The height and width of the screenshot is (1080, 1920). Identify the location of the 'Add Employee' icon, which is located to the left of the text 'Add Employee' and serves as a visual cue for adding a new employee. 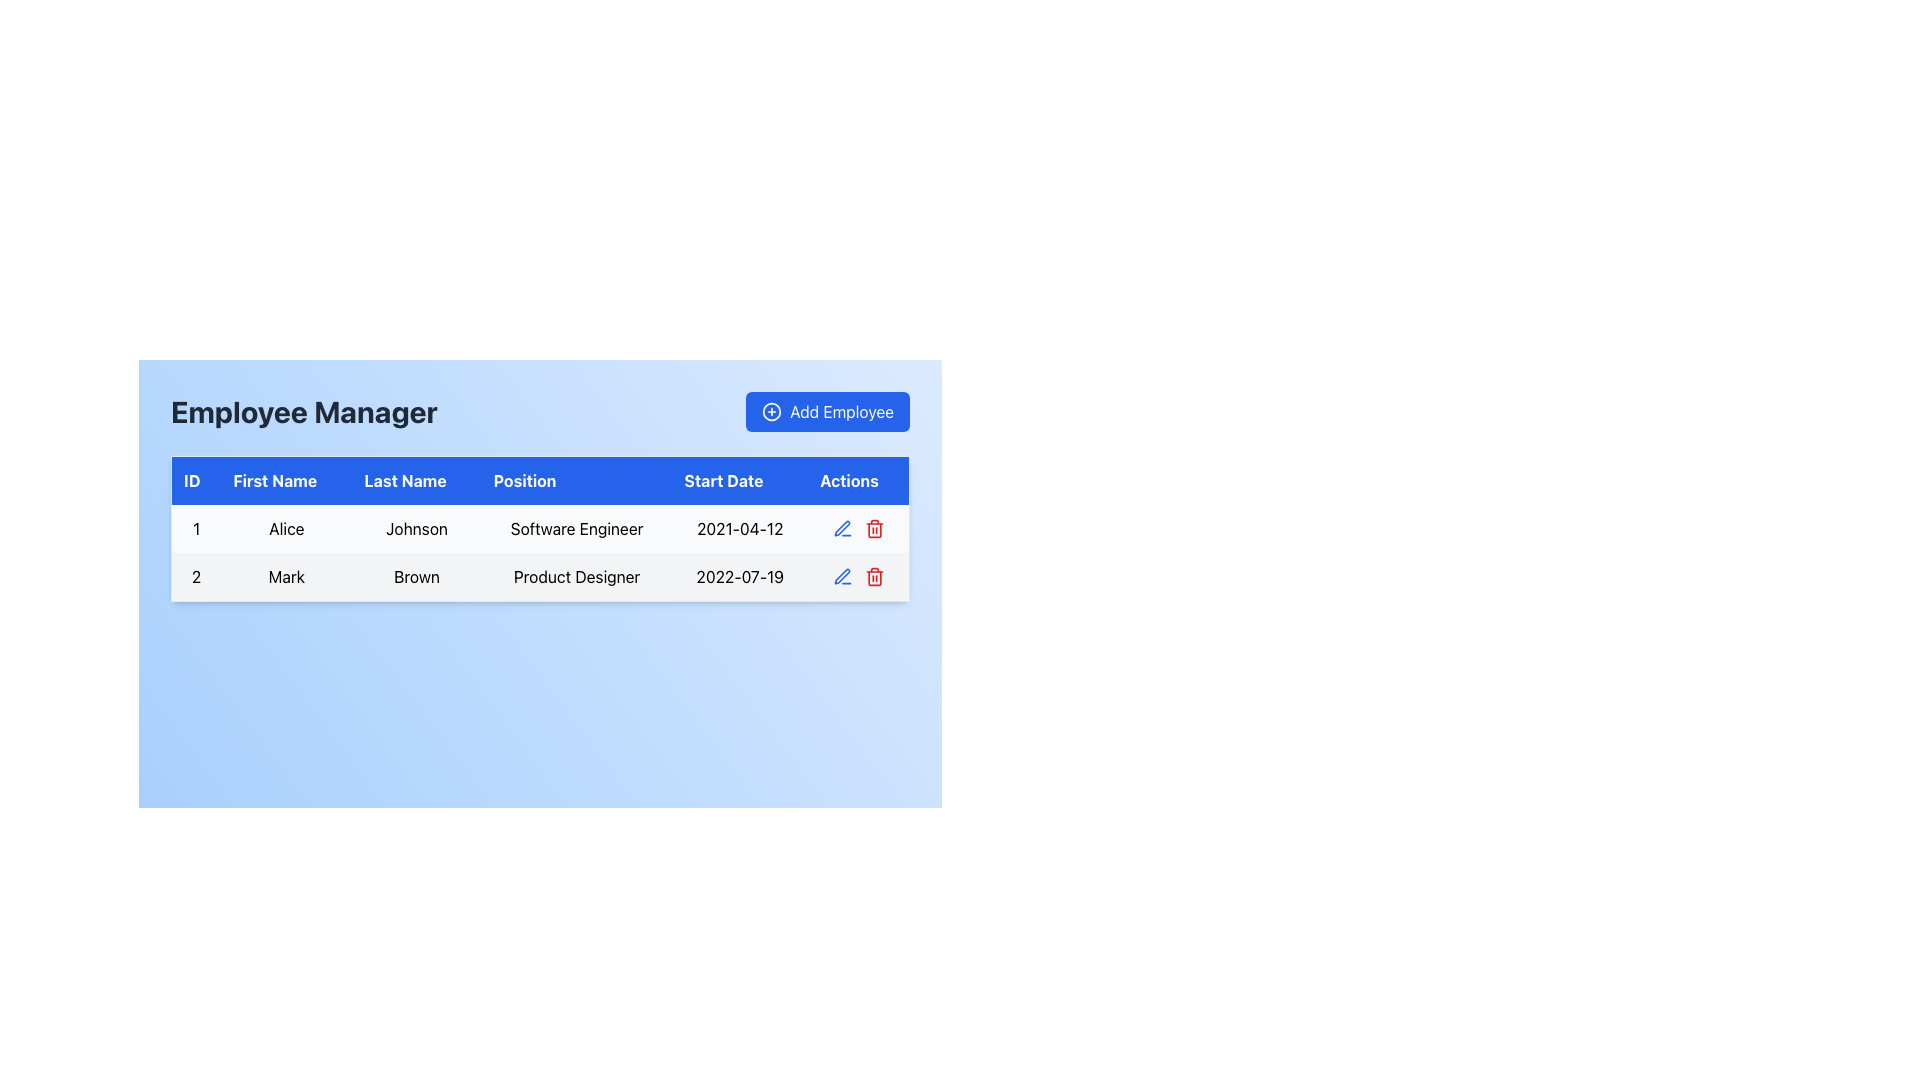
(771, 411).